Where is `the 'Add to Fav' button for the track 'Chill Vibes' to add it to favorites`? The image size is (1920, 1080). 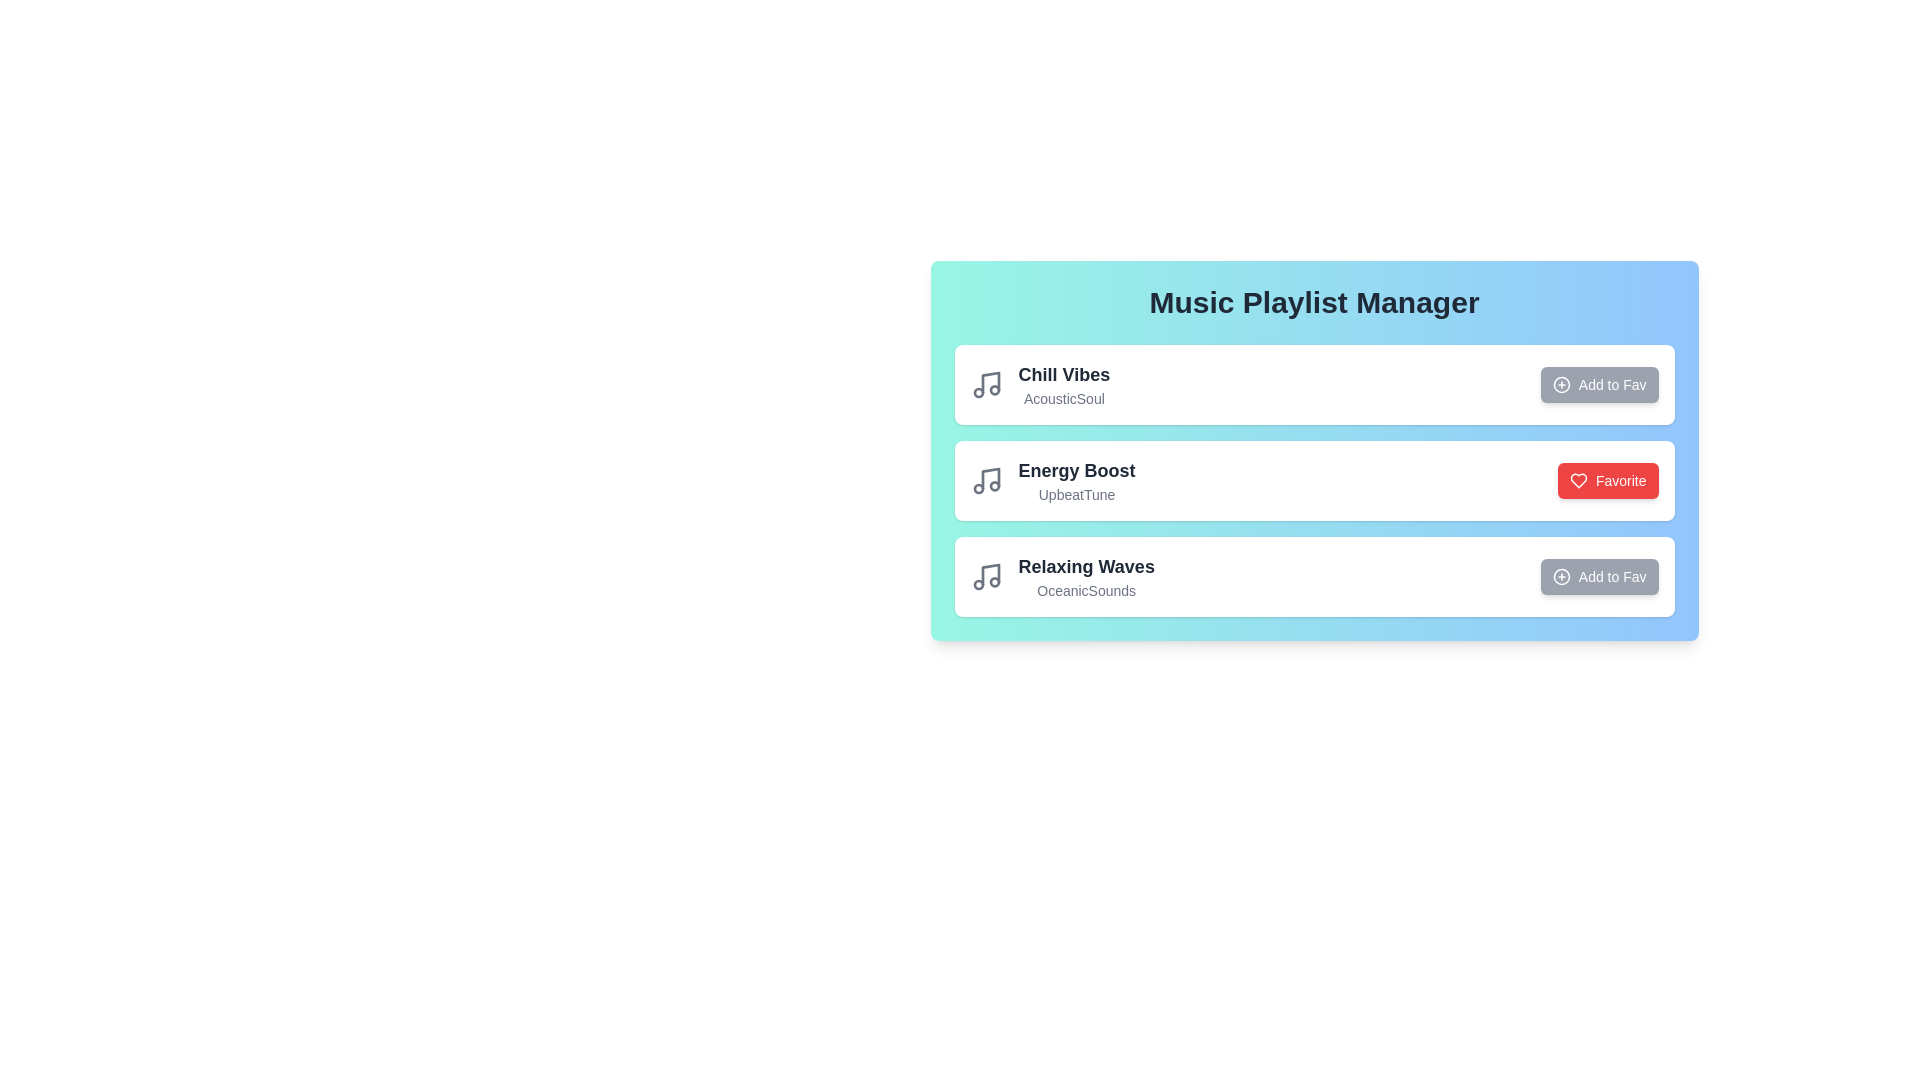
the 'Add to Fav' button for the track 'Chill Vibes' to add it to favorites is located at coordinates (1597, 385).